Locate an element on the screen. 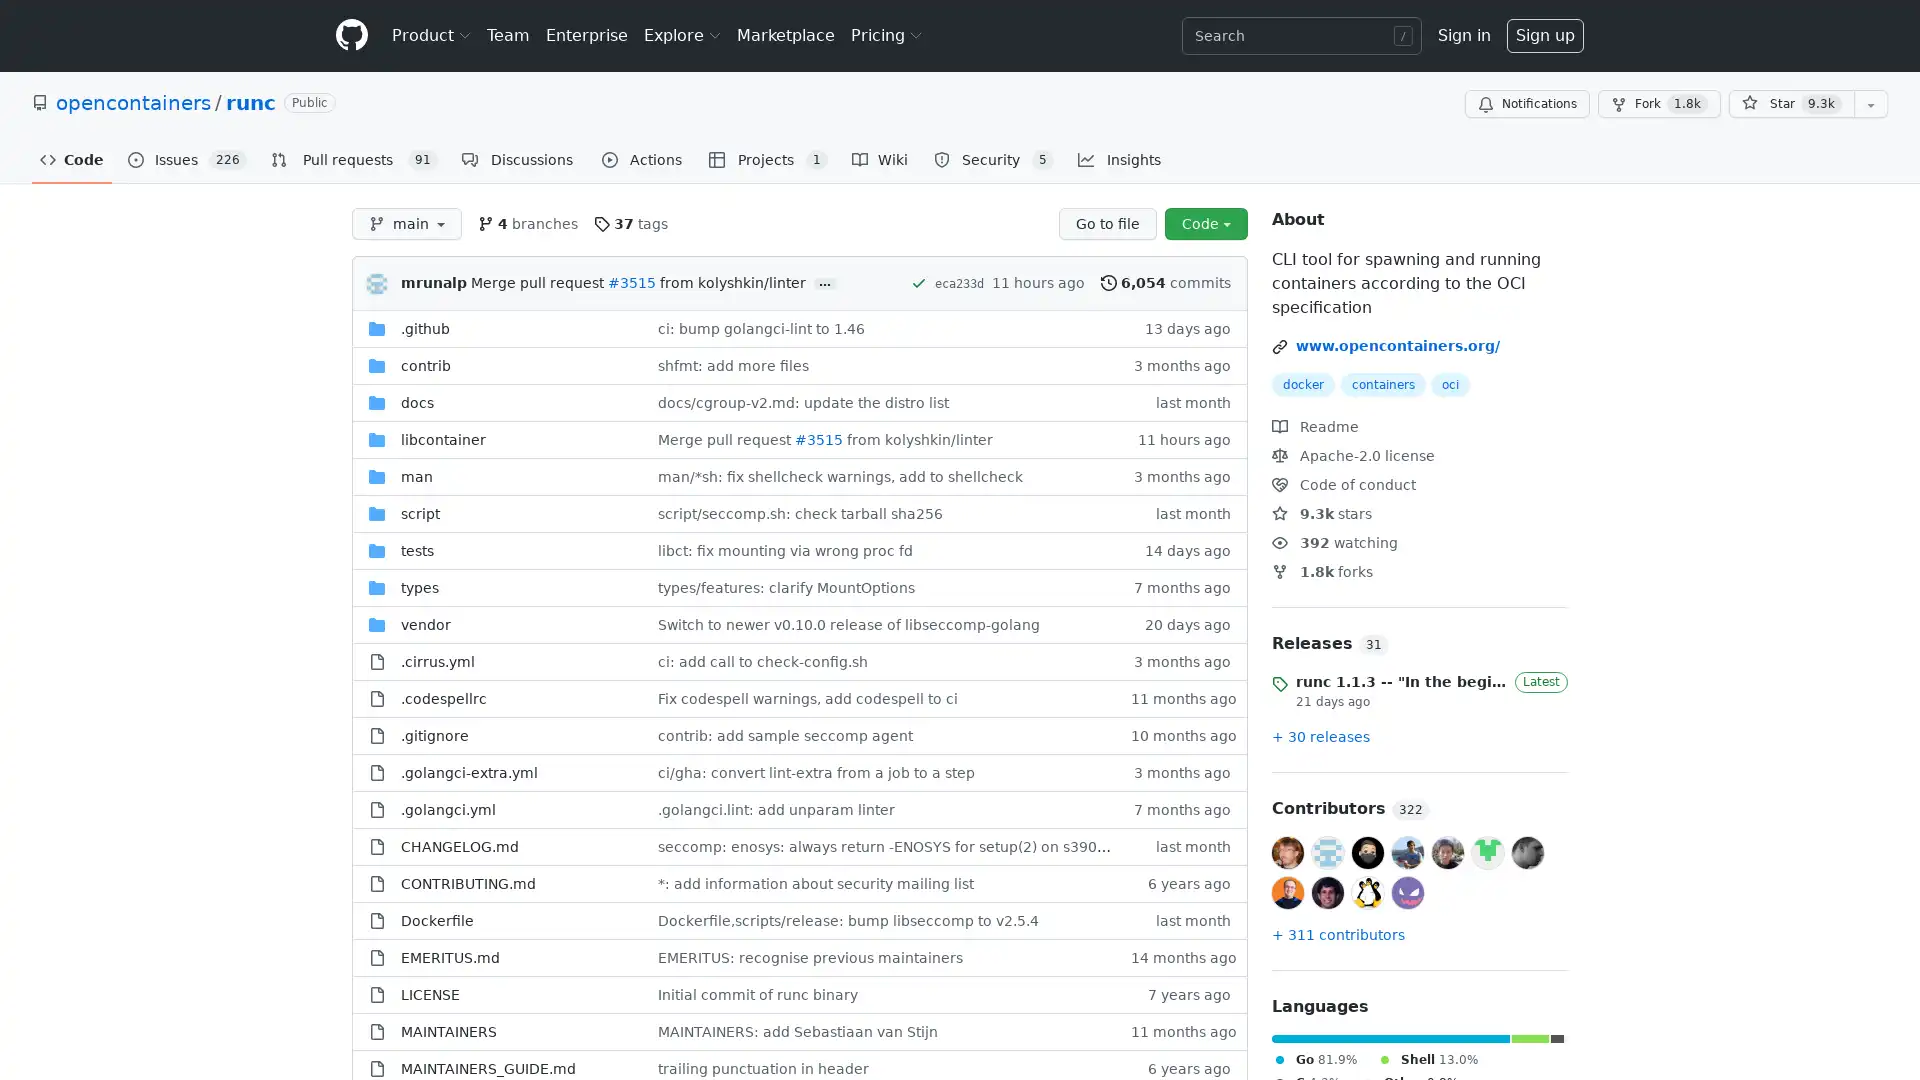 The width and height of the screenshot is (1920, 1080). You must be signed in to add this repository to a list is located at coordinates (1870, 104).